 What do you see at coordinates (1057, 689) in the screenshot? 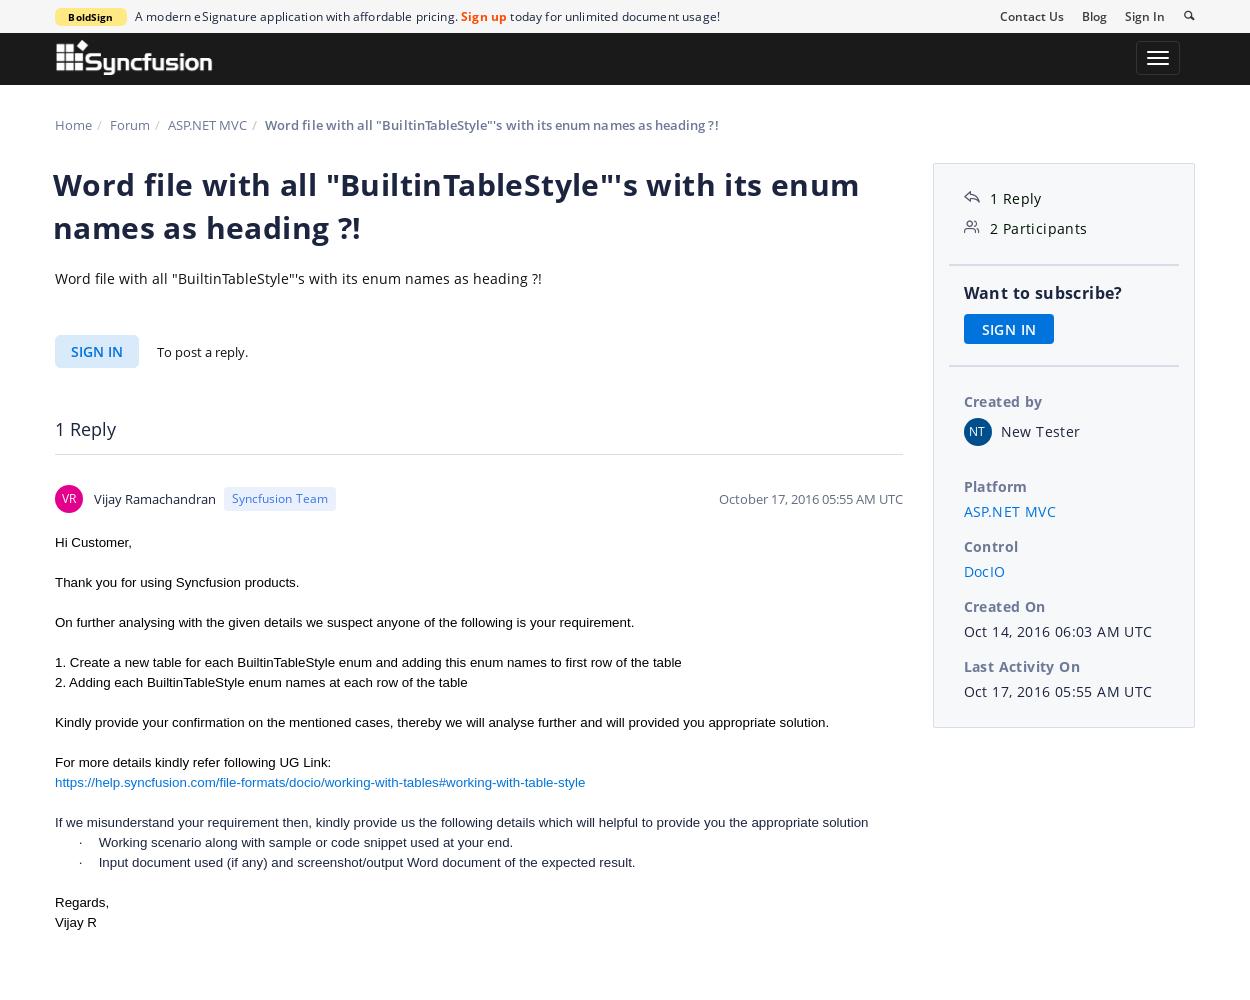
I see `'Oct 17, 2016 05:55 AM UTC'` at bounding box center [1057, 689].